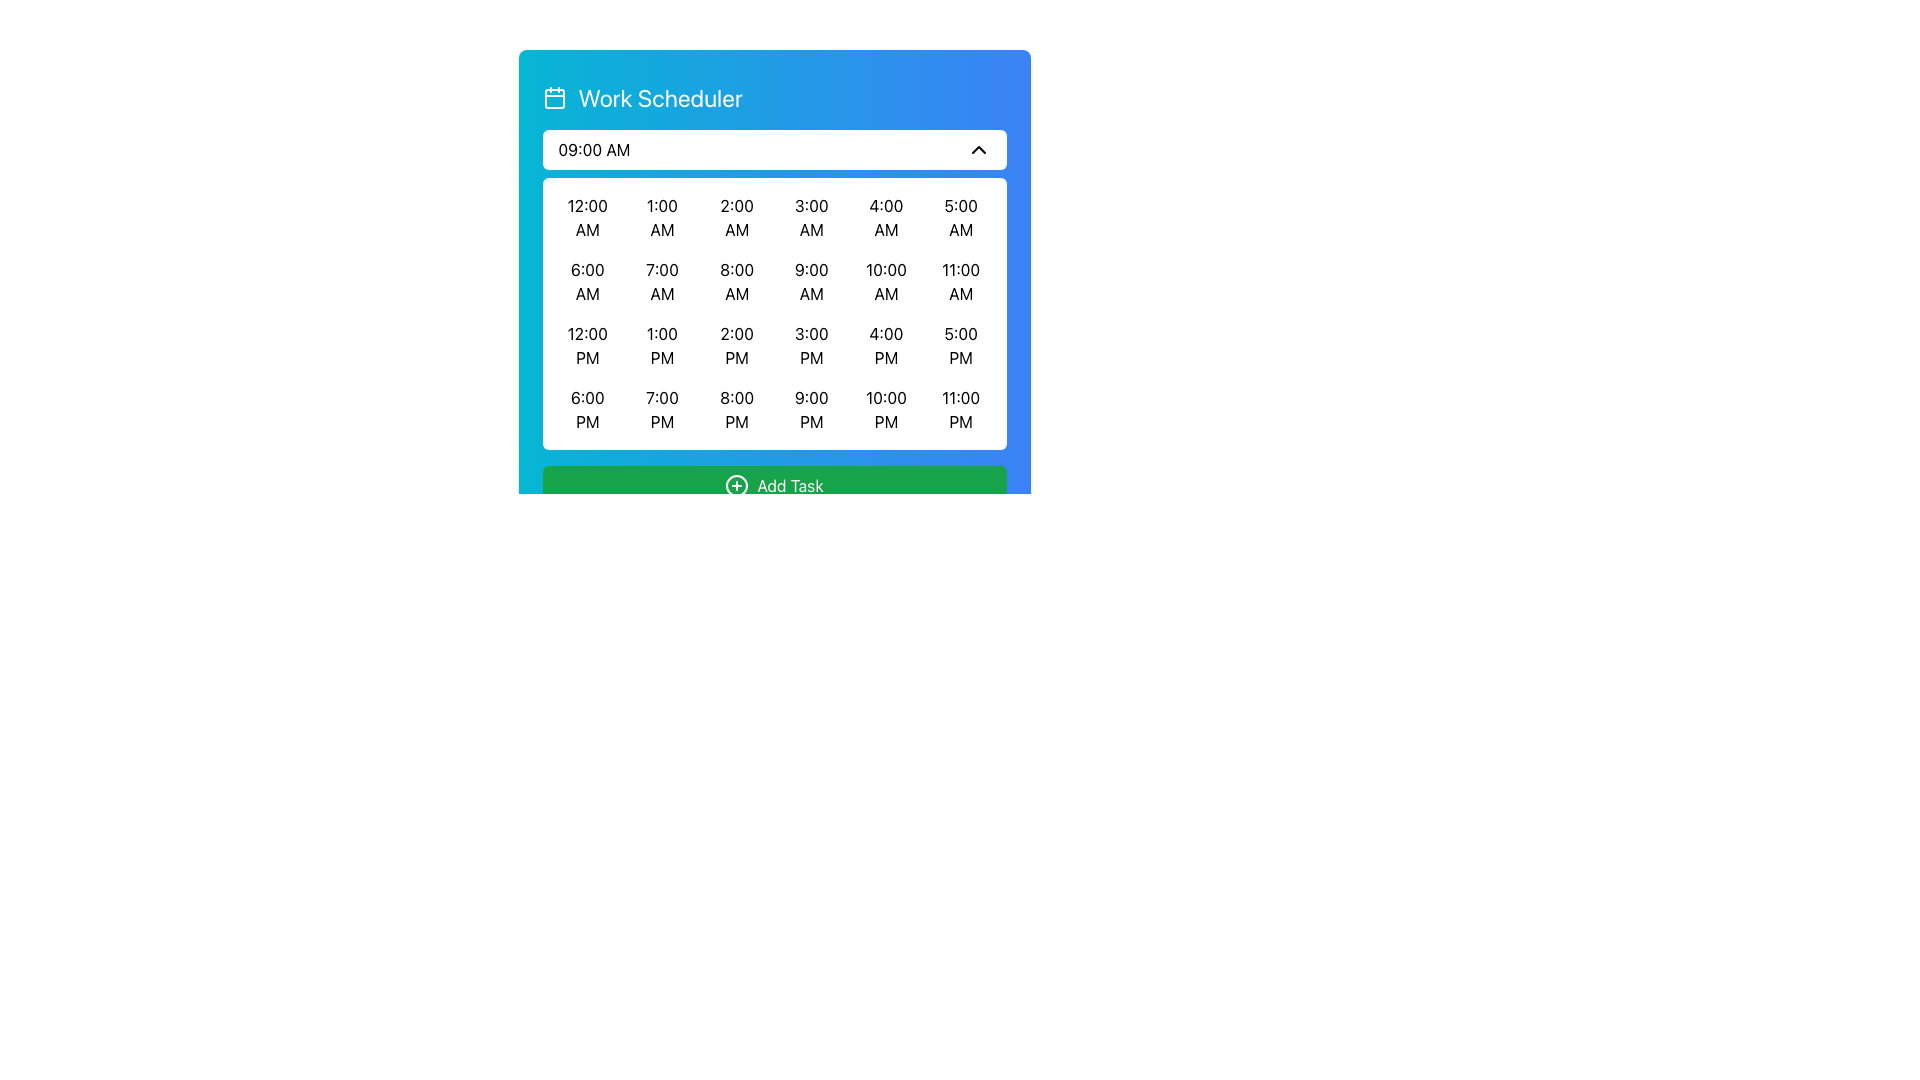  What do you see at coordinates (586, 218) in the screenshot?
I see `the '12:00 AM' time slot button in the scheduling interface` at bounding box center [586, 218].